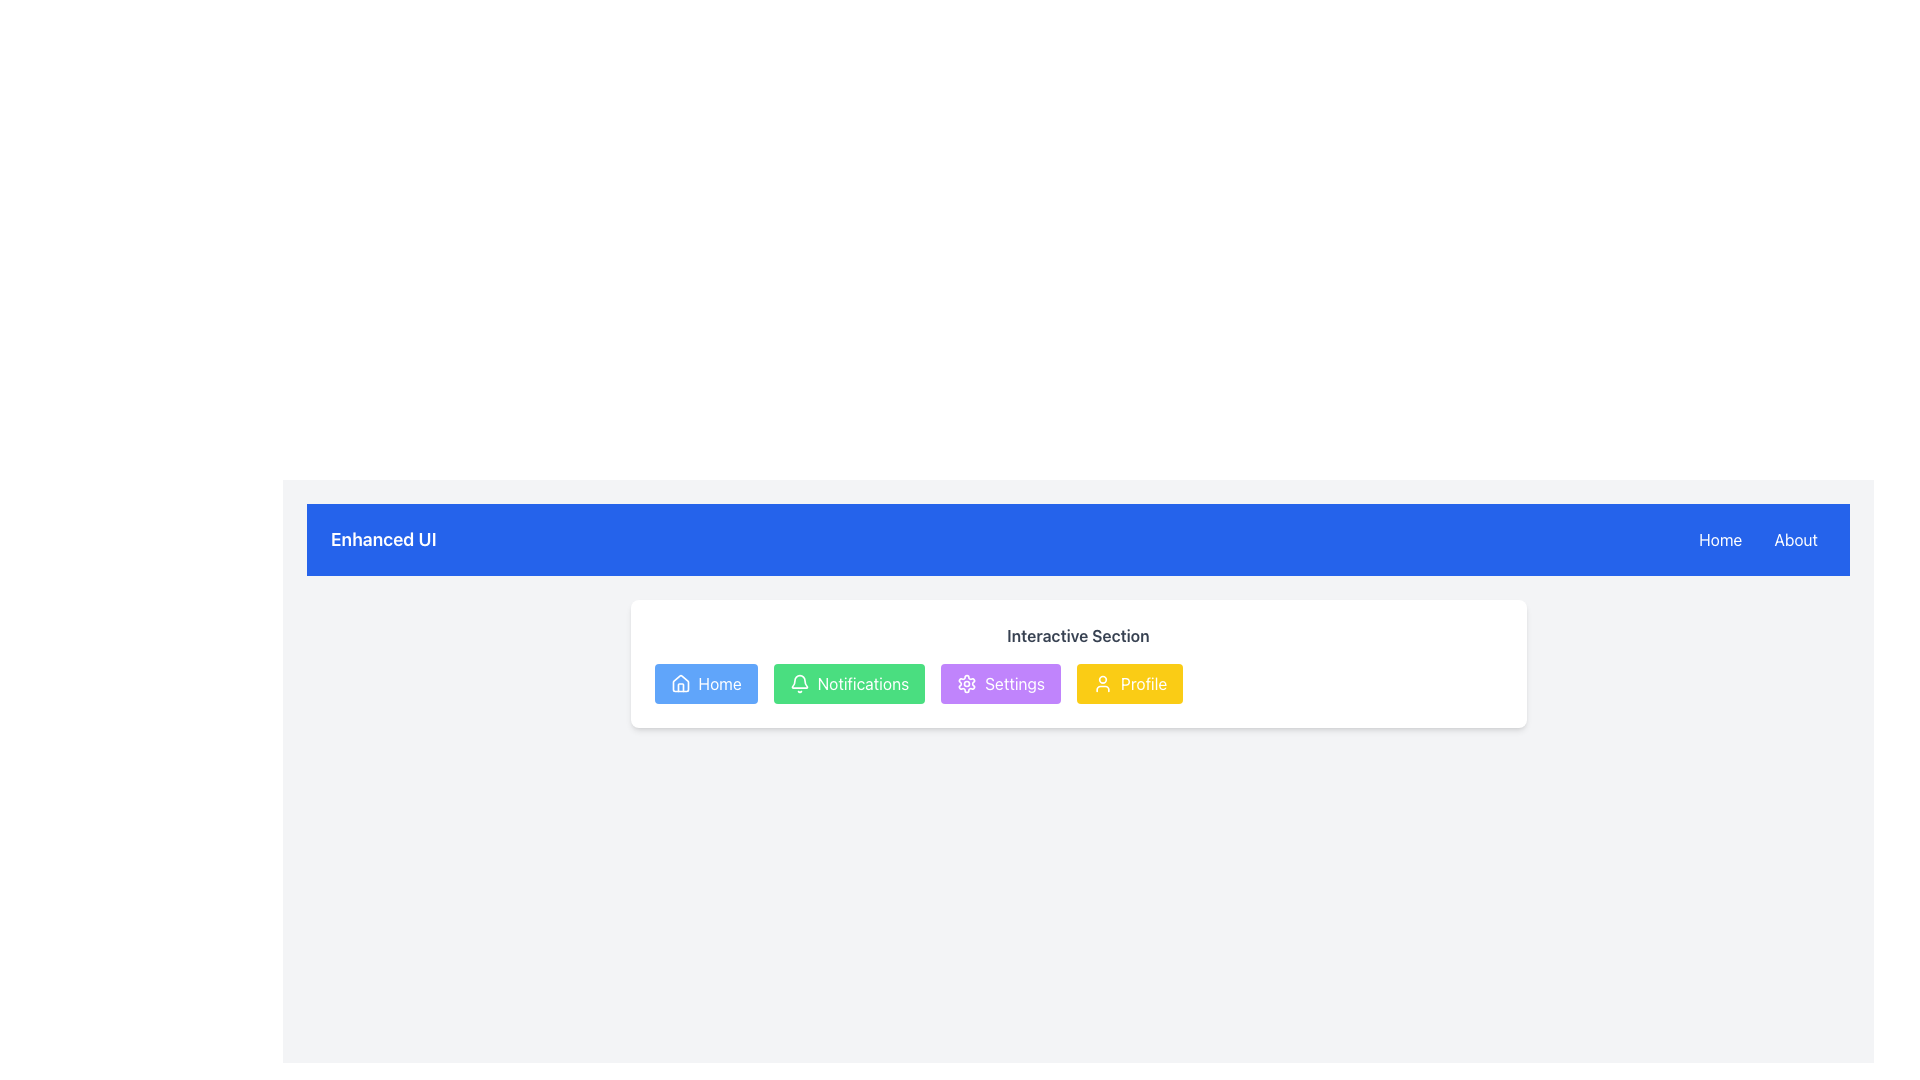  What do you see at coordinates (967, 682) in the screenshot?
I see `the settings icon, which is a gear icon with a purple background and white outline, located beneath the header and part of the 'Settings' button` at bounding box center [967, 682].